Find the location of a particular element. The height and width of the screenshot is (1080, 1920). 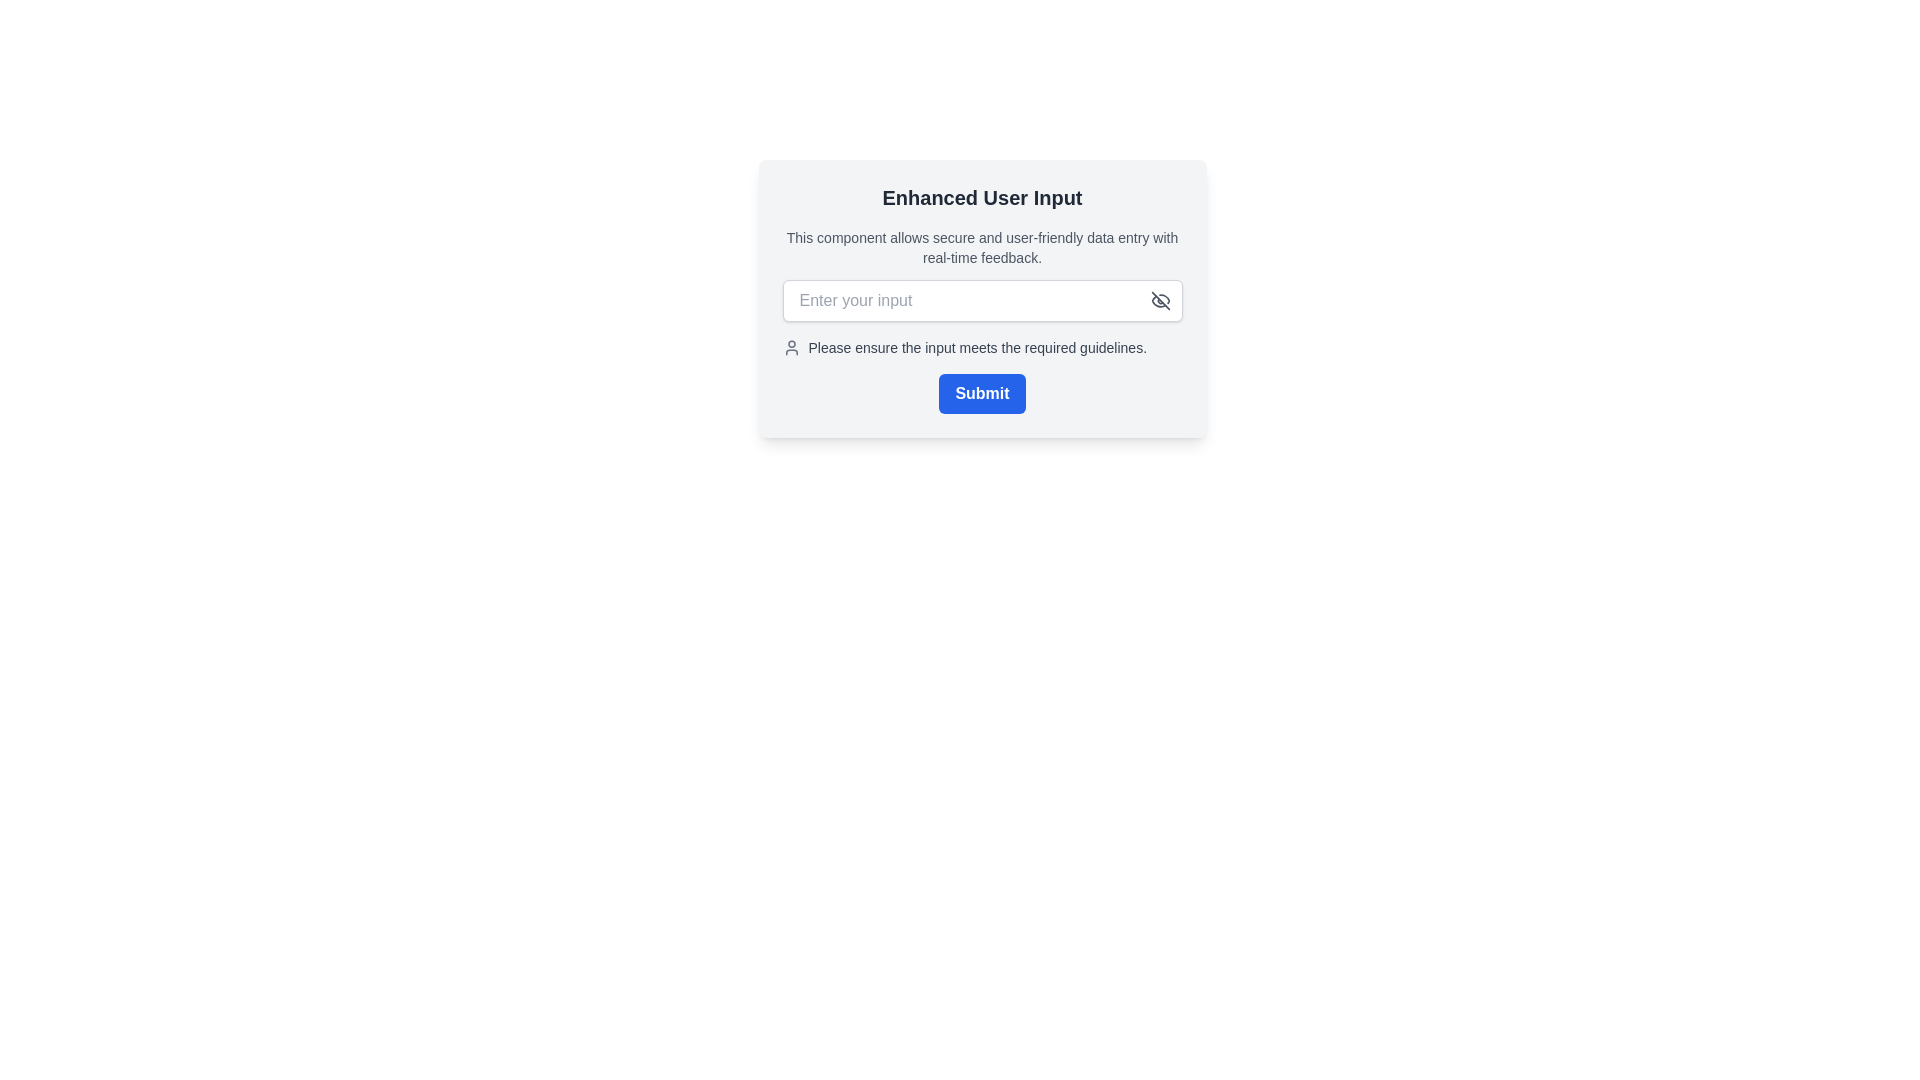

the toggle button icon located to the right of the input field is located at coordinates (1160, 300).